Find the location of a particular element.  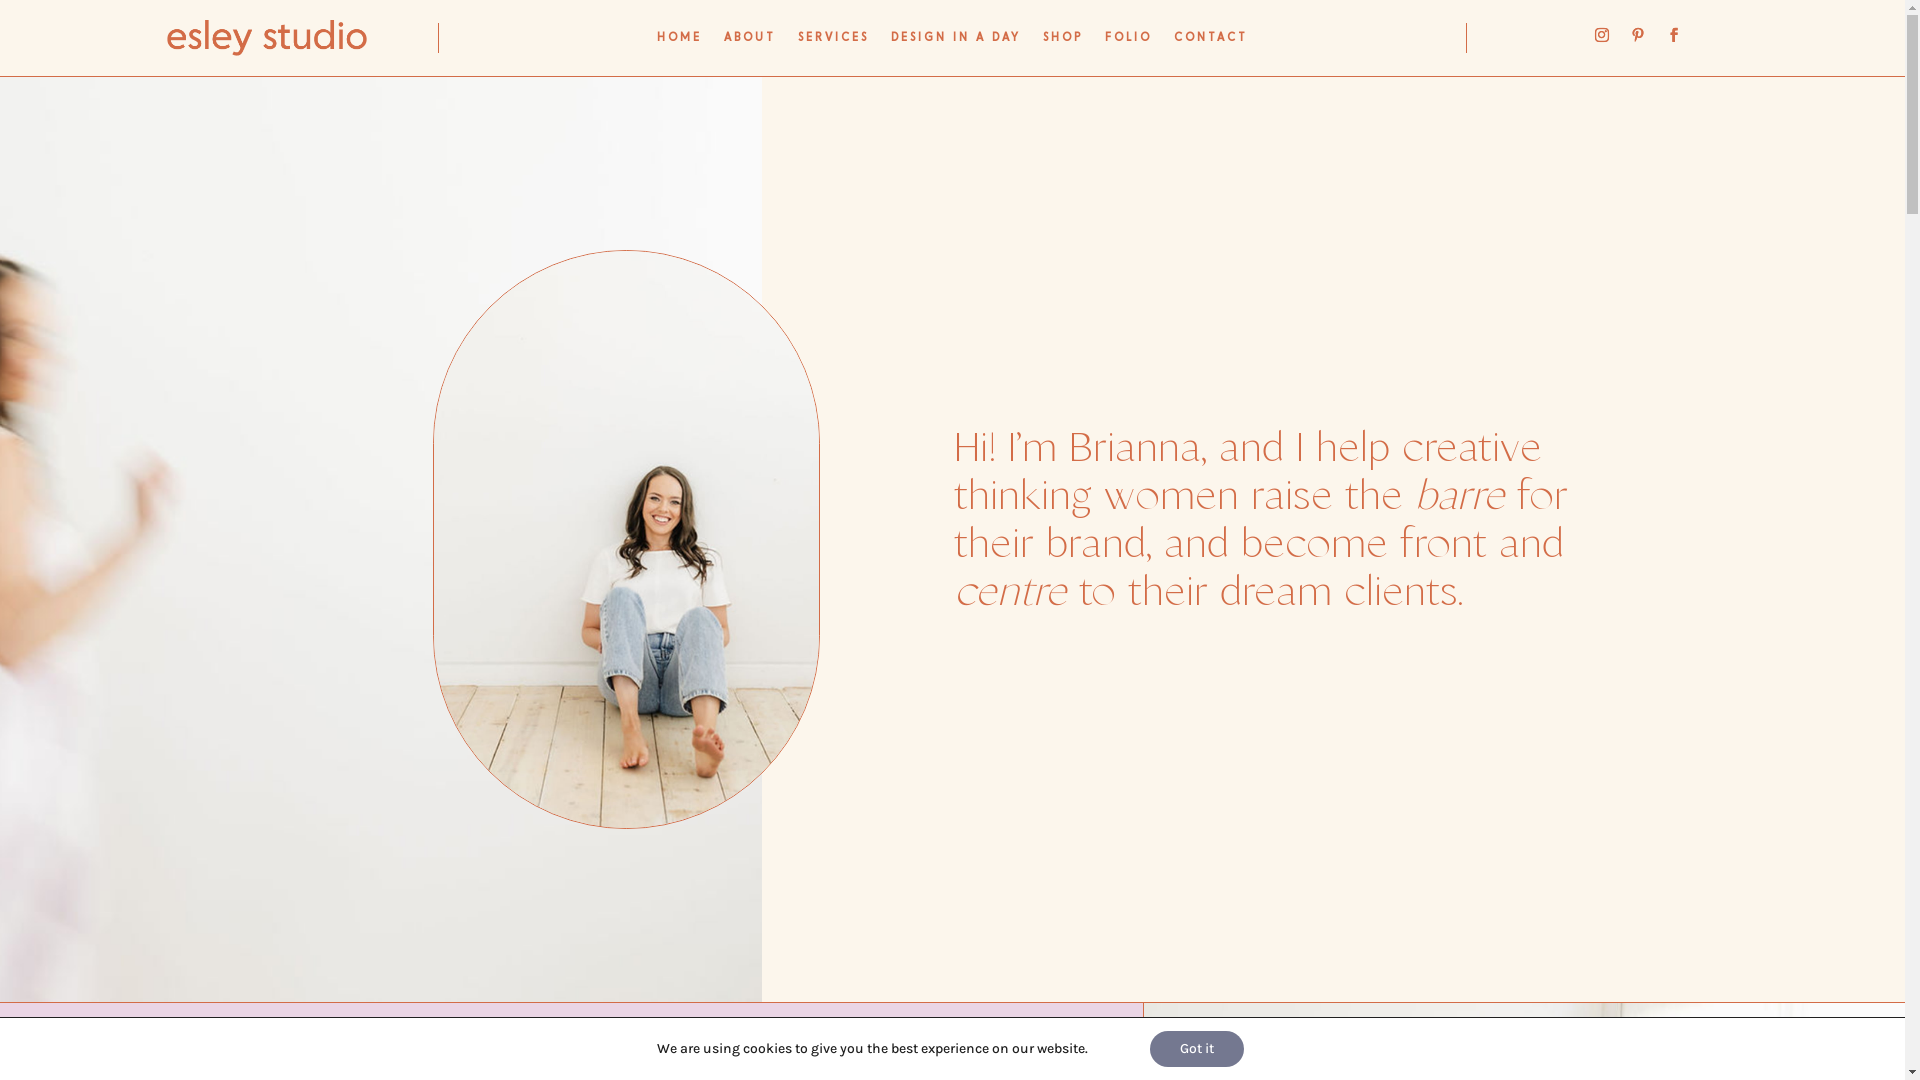

'CONTACT' is located at coordinates (1209, 42).